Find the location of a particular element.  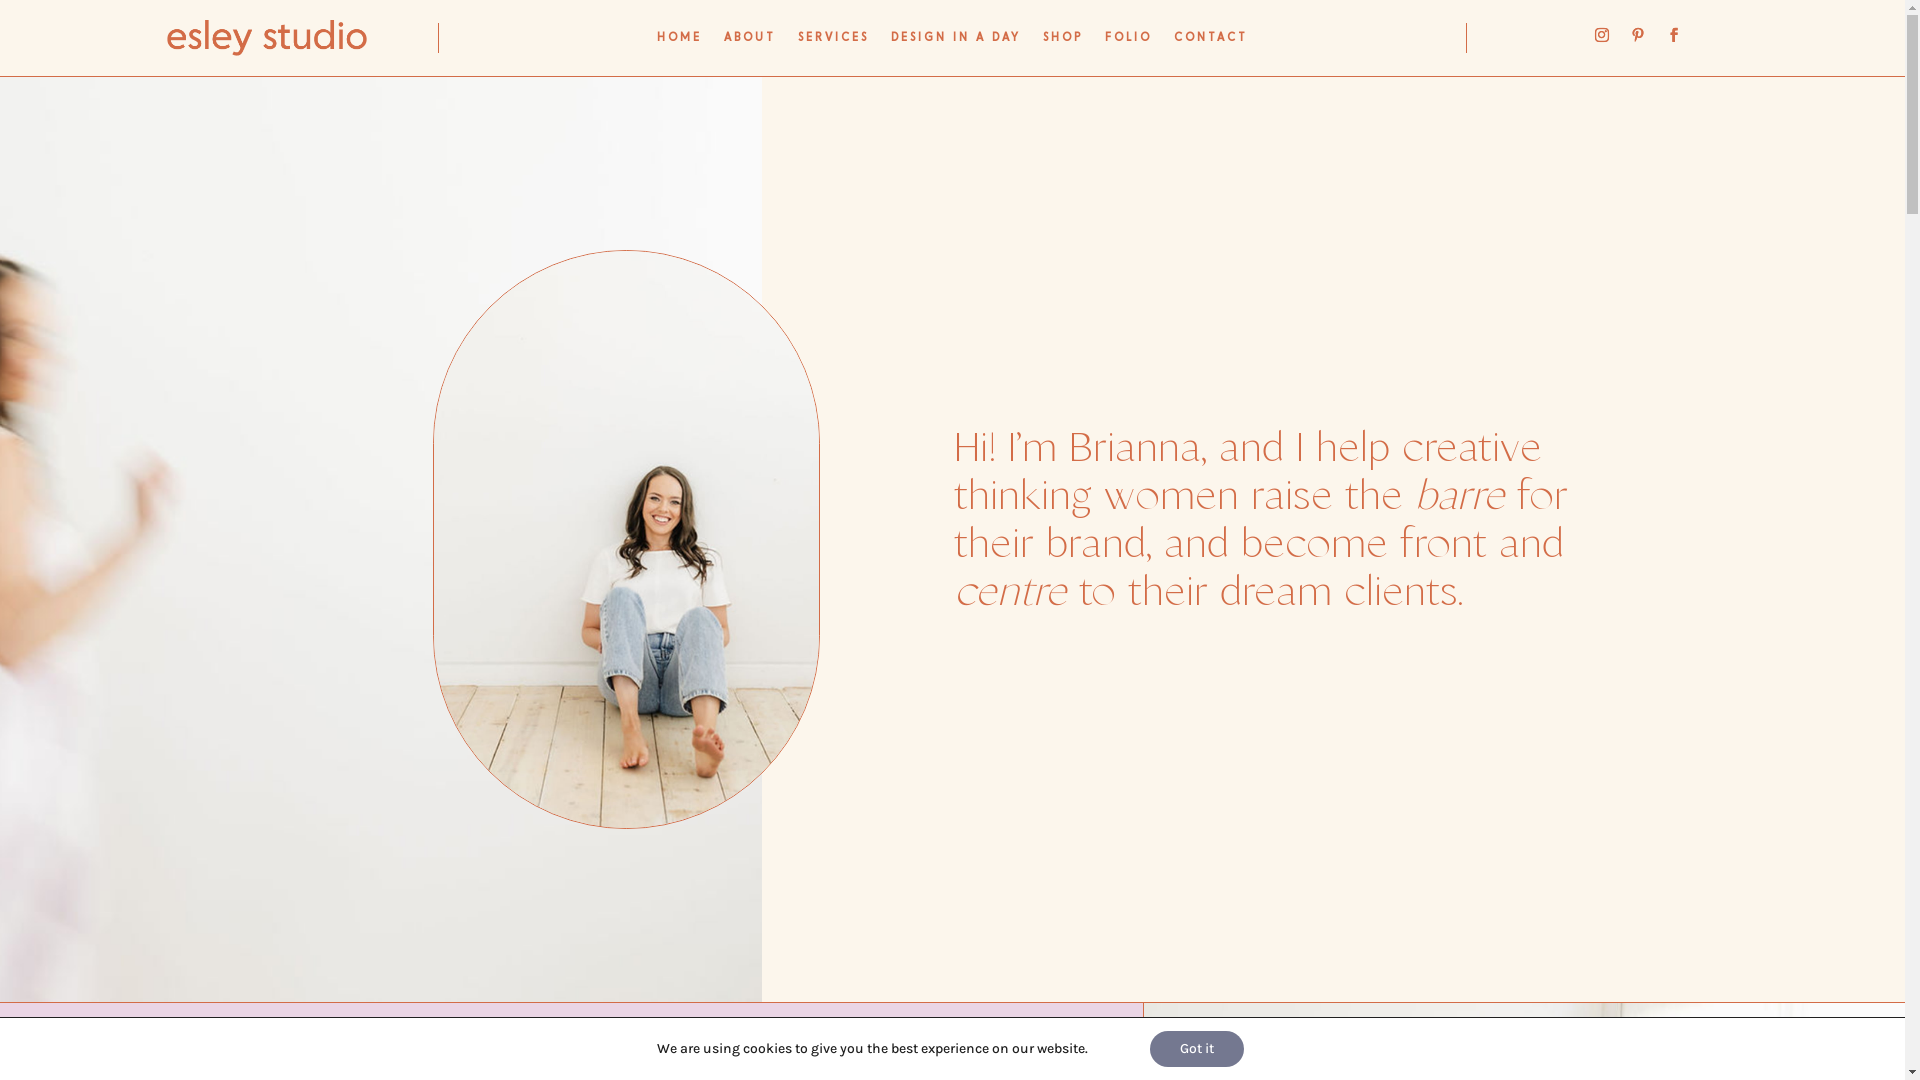

'CONTACT' is located at coordinates (1209, 42).